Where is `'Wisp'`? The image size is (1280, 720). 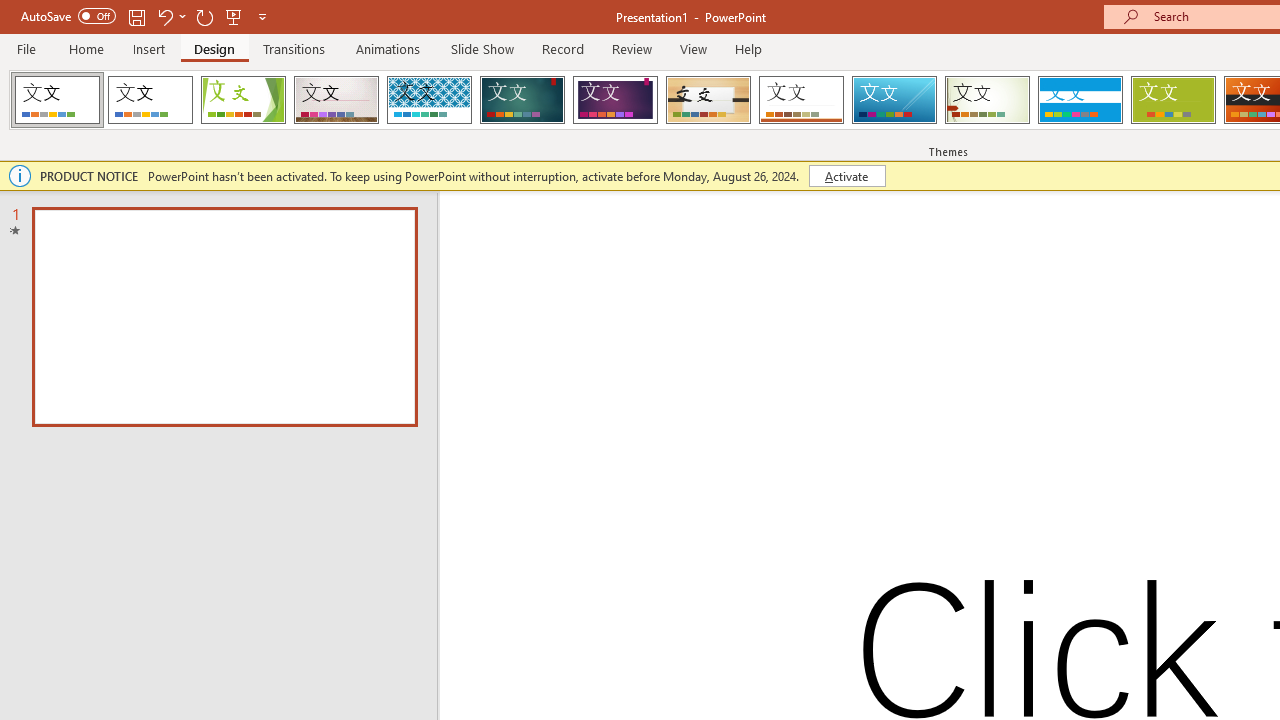
'Wisp' is located at coordinates (987, 100).